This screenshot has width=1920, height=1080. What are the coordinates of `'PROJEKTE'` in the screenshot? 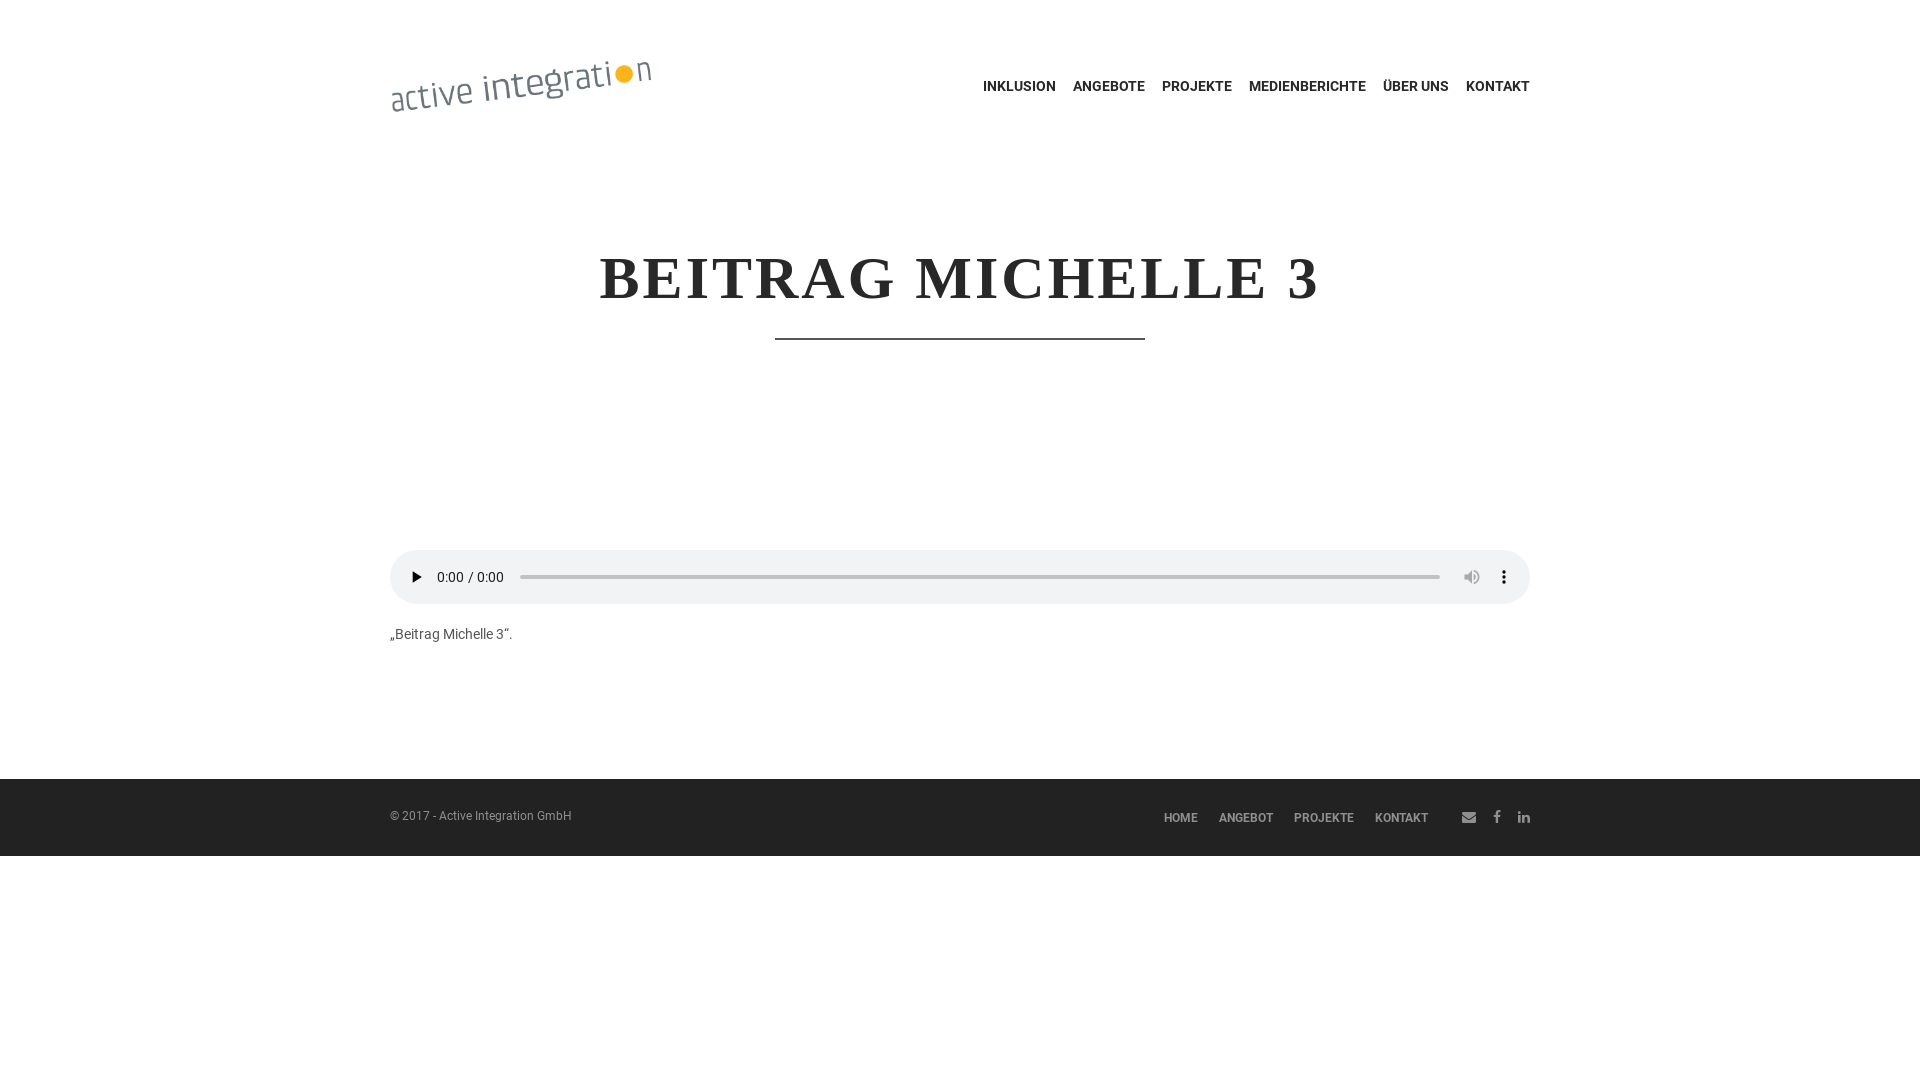 It's located at (1196, 84).